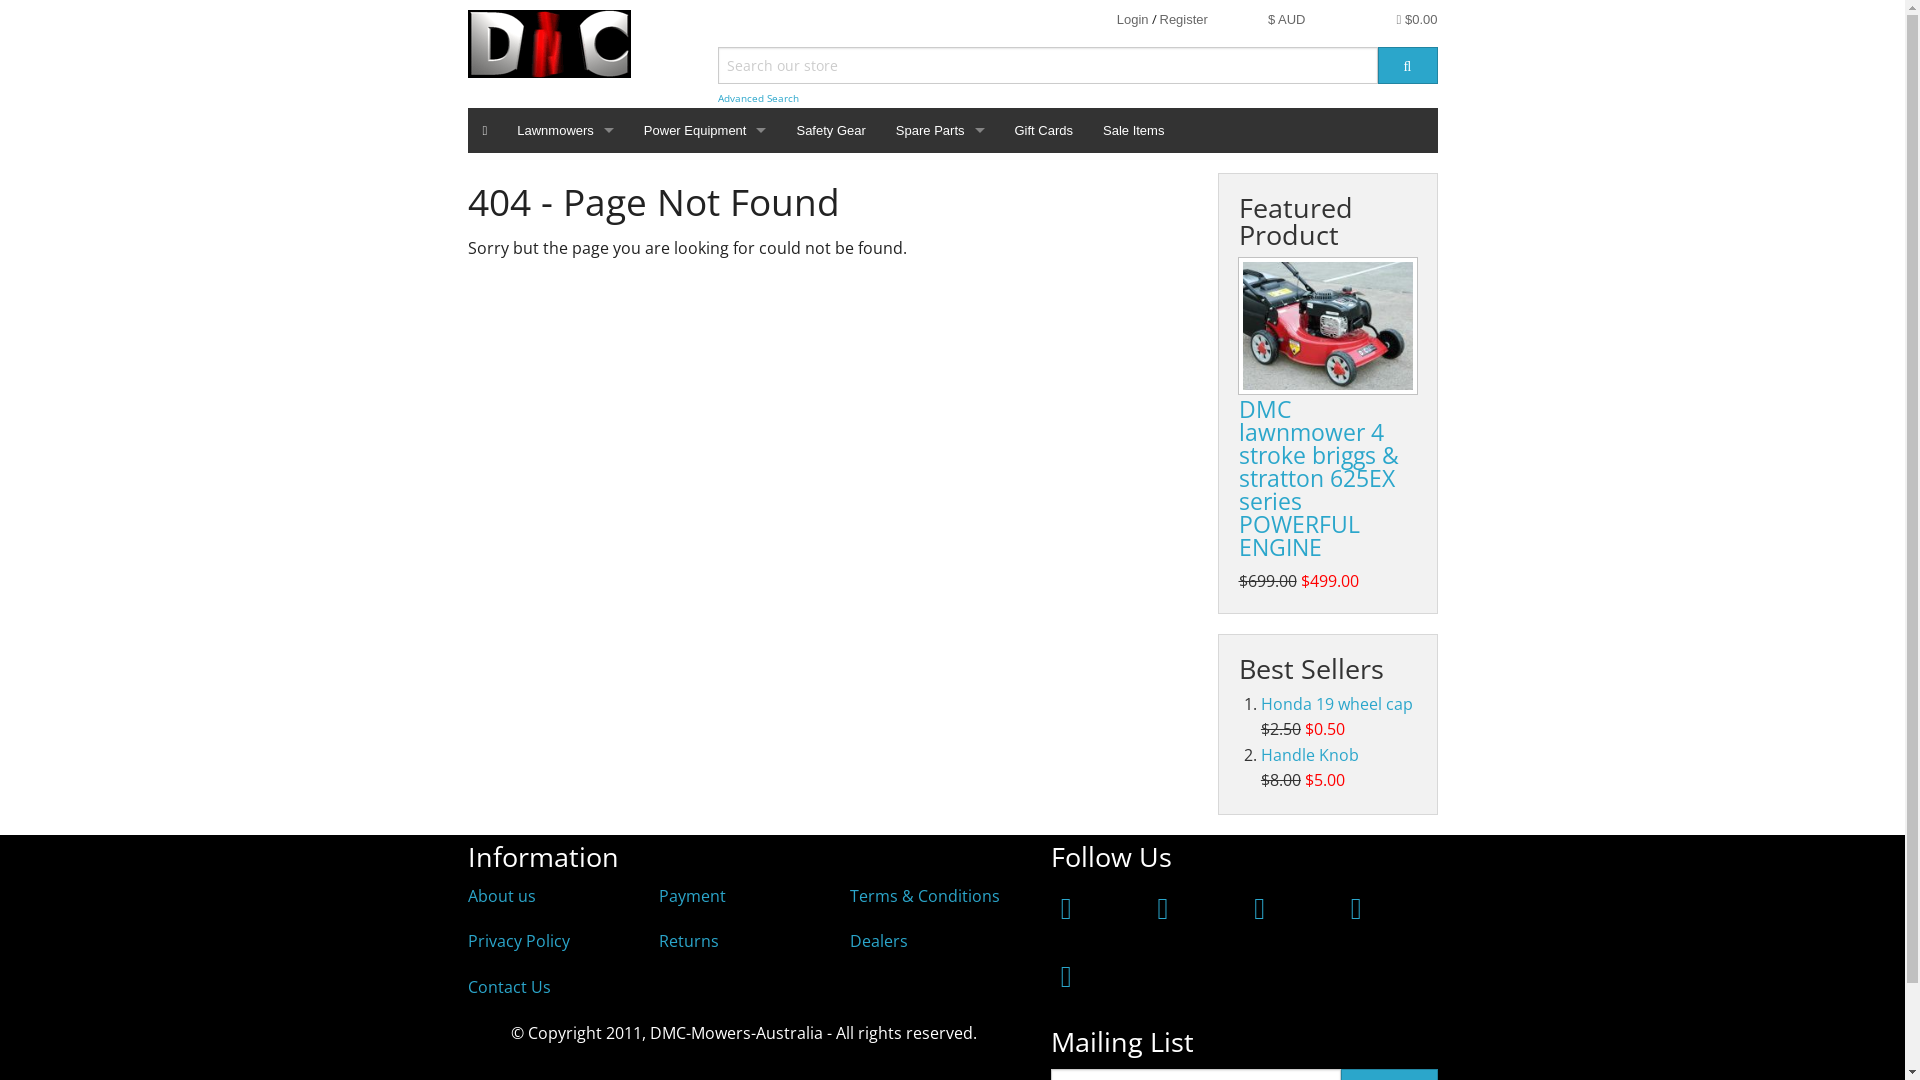 Image resolution: width=1920 pixels, height=1080 pixels. What do you see at coordinates (1163, 907) in the screenshot?
I see `'Instagram'` at bounding box center [1163, 907].